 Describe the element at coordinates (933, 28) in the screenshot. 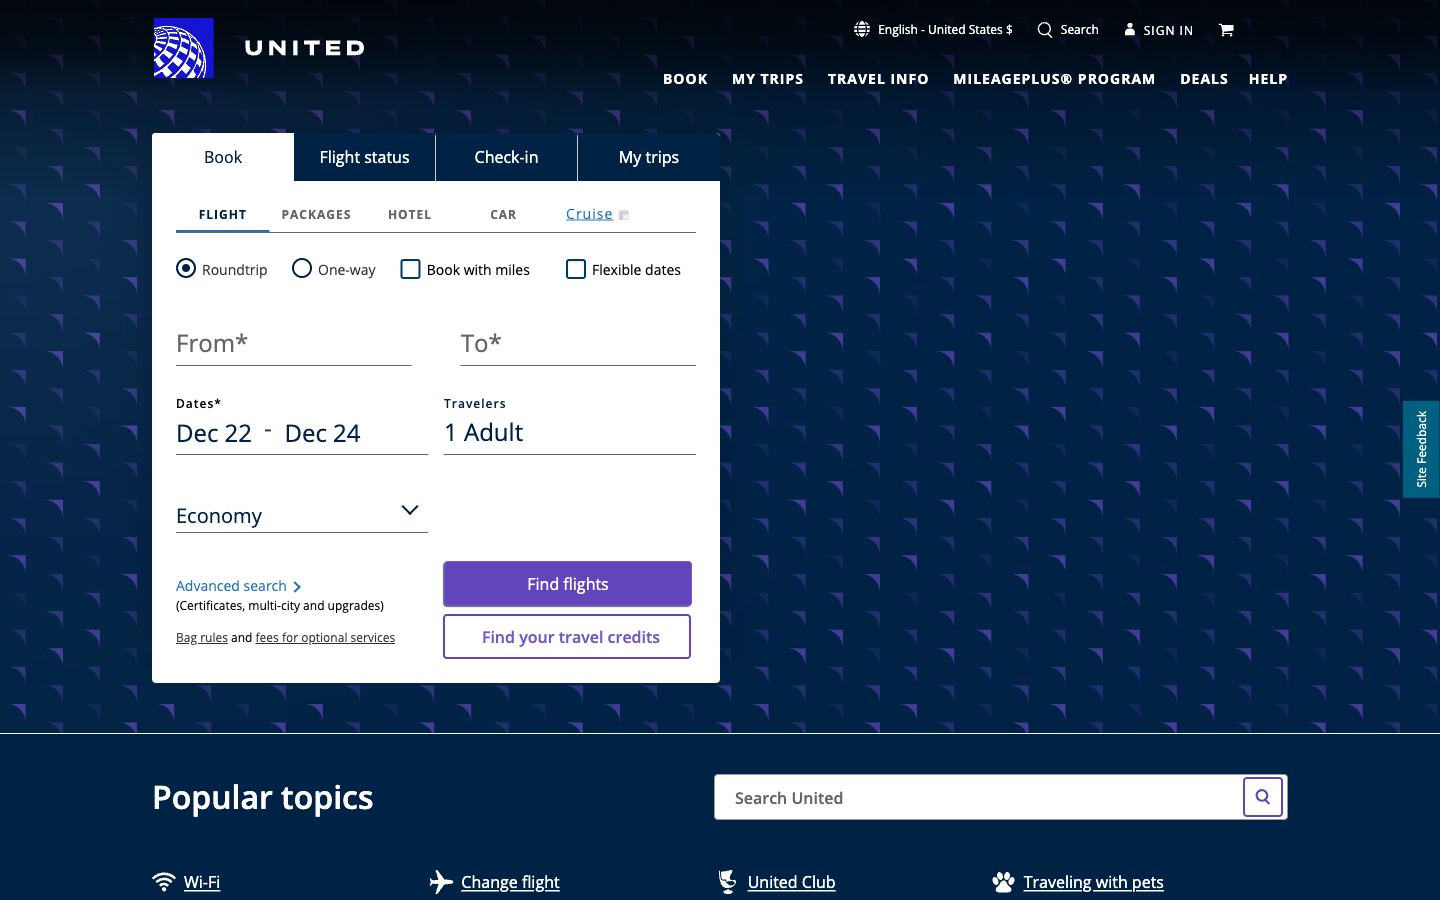

I see `Change the language setting` at that location.